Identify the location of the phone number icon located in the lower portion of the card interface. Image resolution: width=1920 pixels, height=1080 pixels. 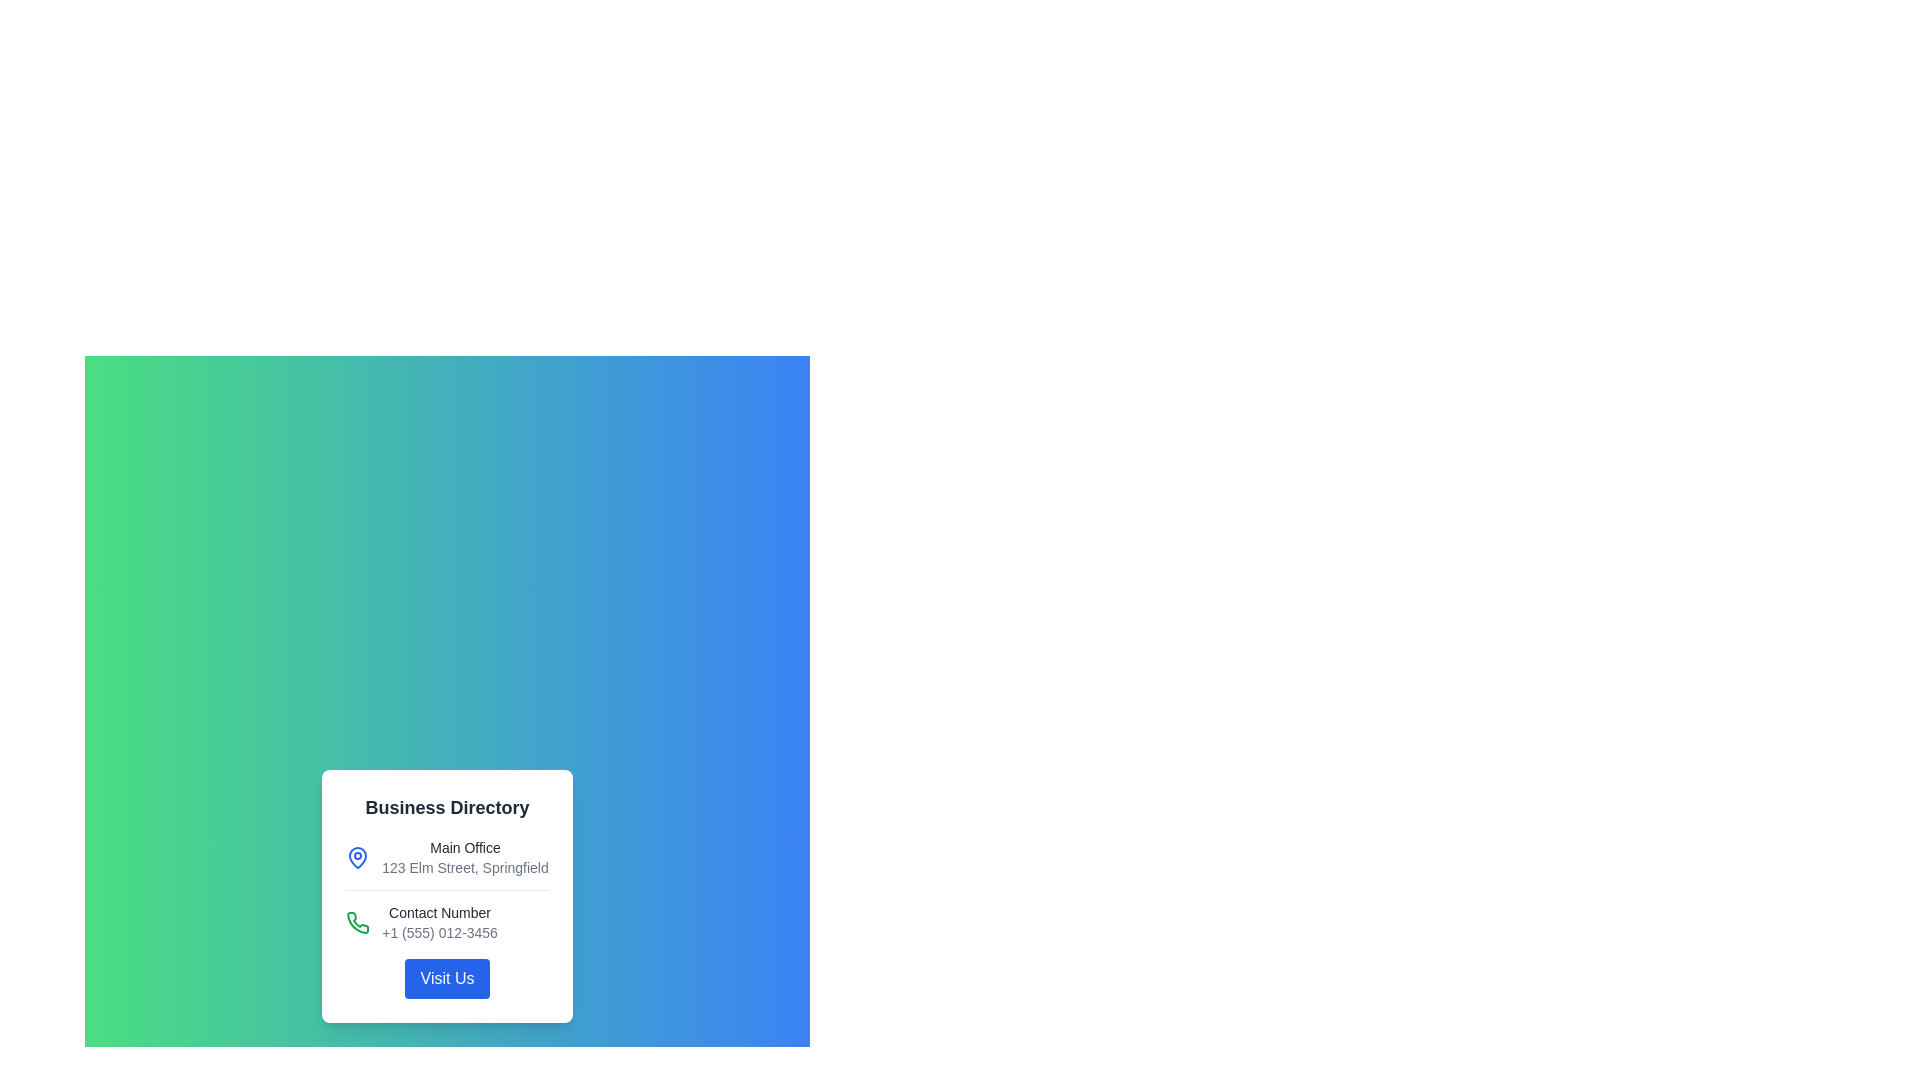
(358, 922).